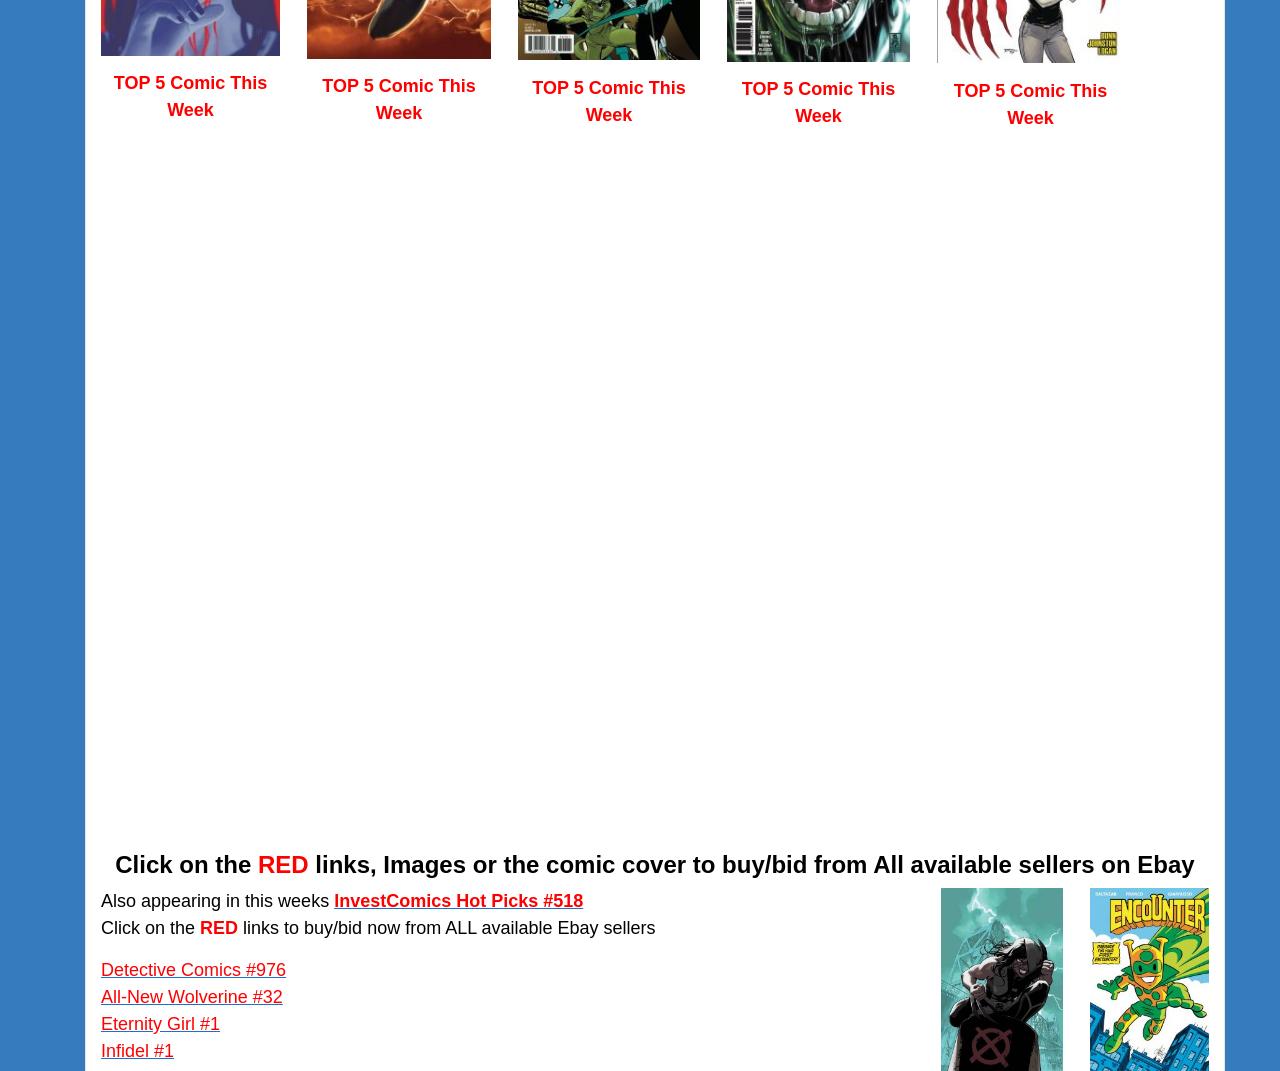  What do you see at coordinates (445, 925) in the screenshot?
I see `'links to buy/bid now from ALL available Ebay sellers'` at bounding box center [445, 925].